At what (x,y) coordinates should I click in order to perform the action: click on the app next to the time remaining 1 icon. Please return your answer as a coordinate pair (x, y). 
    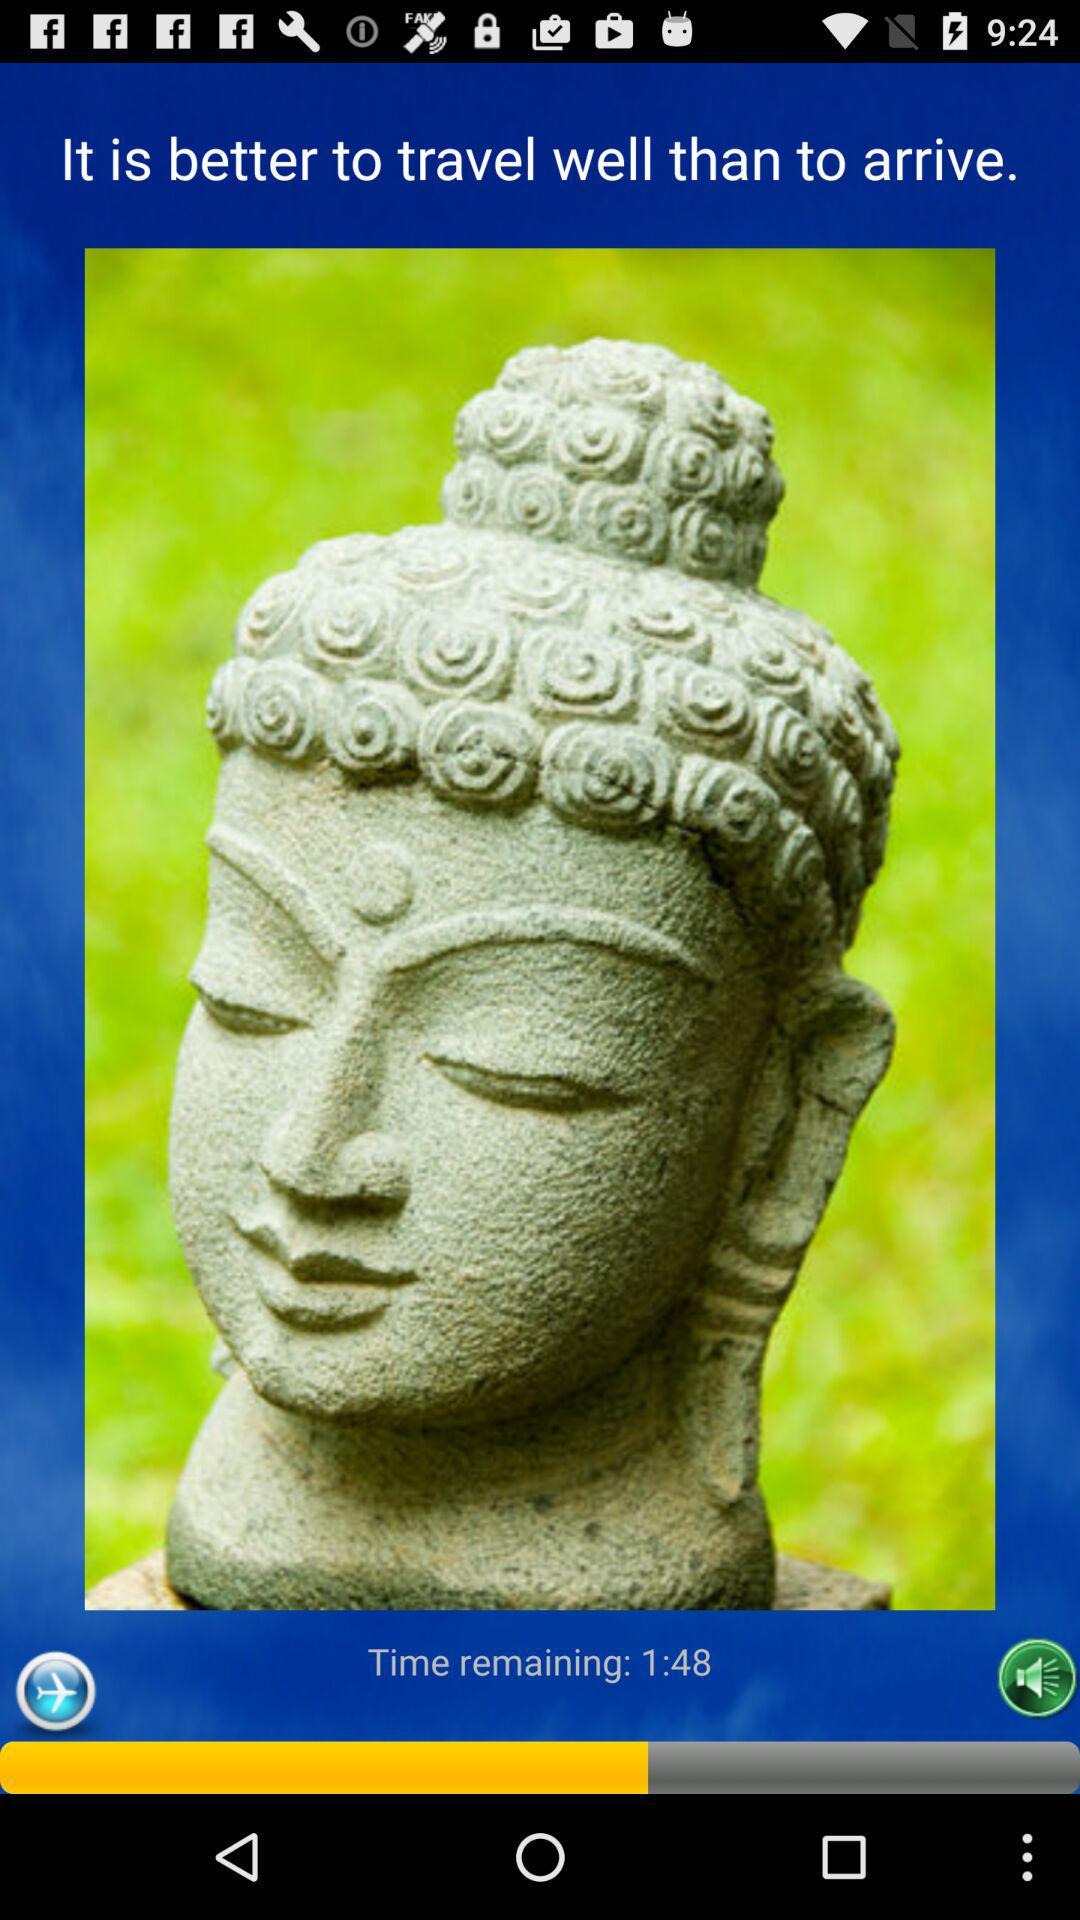
    Looking at the image, I should click on (54, 1691).